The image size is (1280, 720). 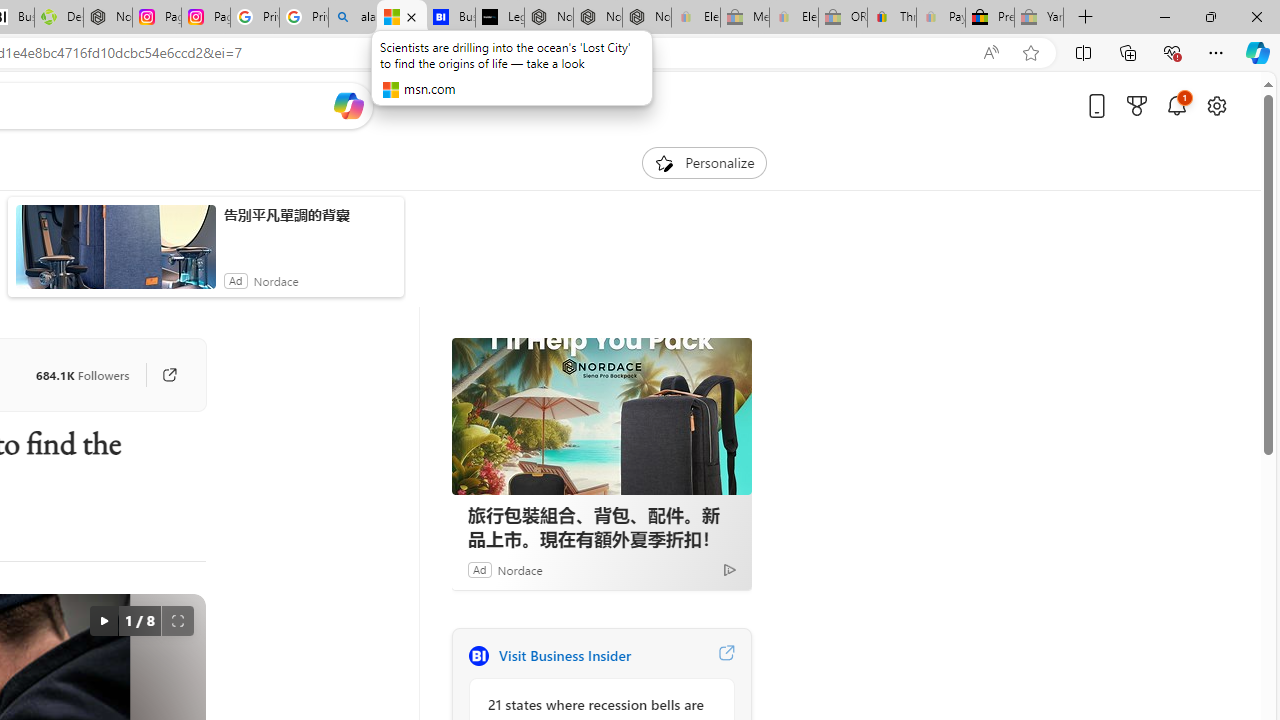 What do you see at coordinates (177, 620) in the screenshot?
I see `'Full screen'` at bounding box center [177, 620].